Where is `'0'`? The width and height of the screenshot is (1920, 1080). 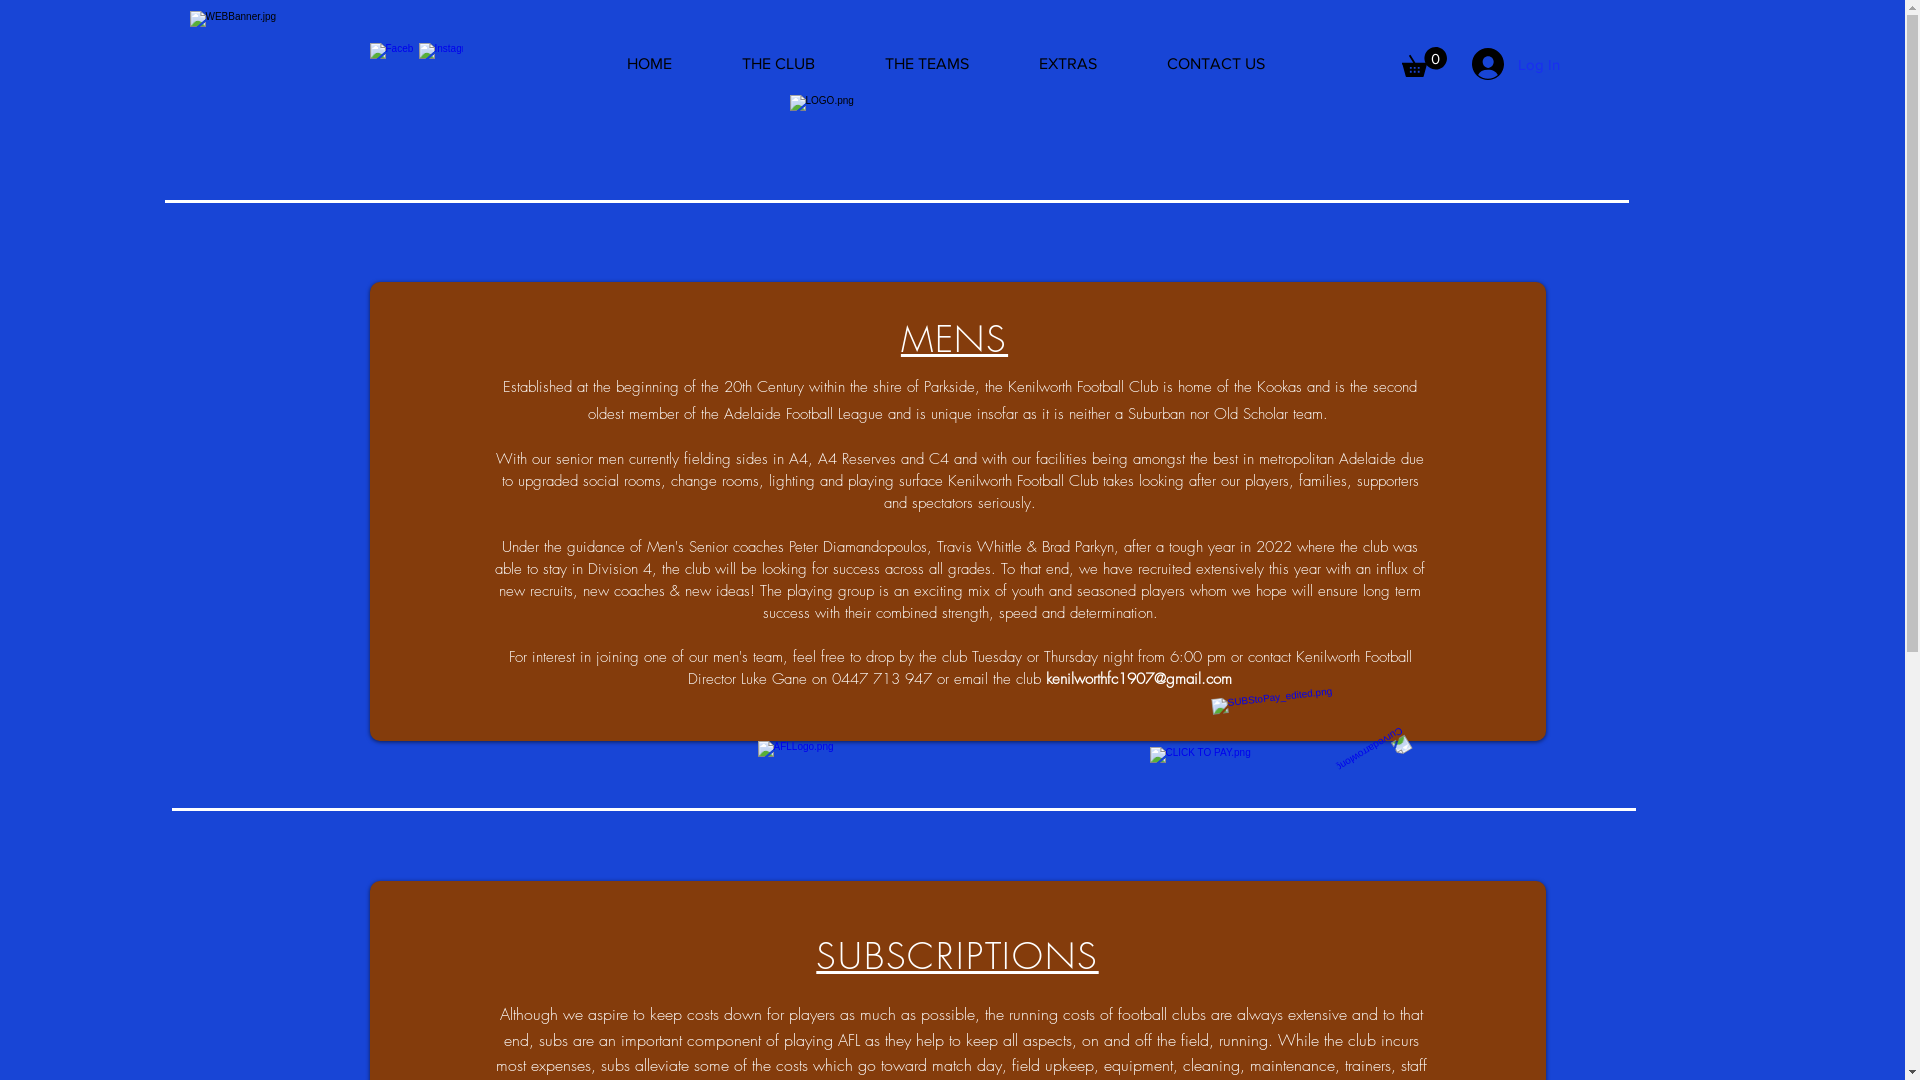 '0' is located at coordinates (1423, 60).